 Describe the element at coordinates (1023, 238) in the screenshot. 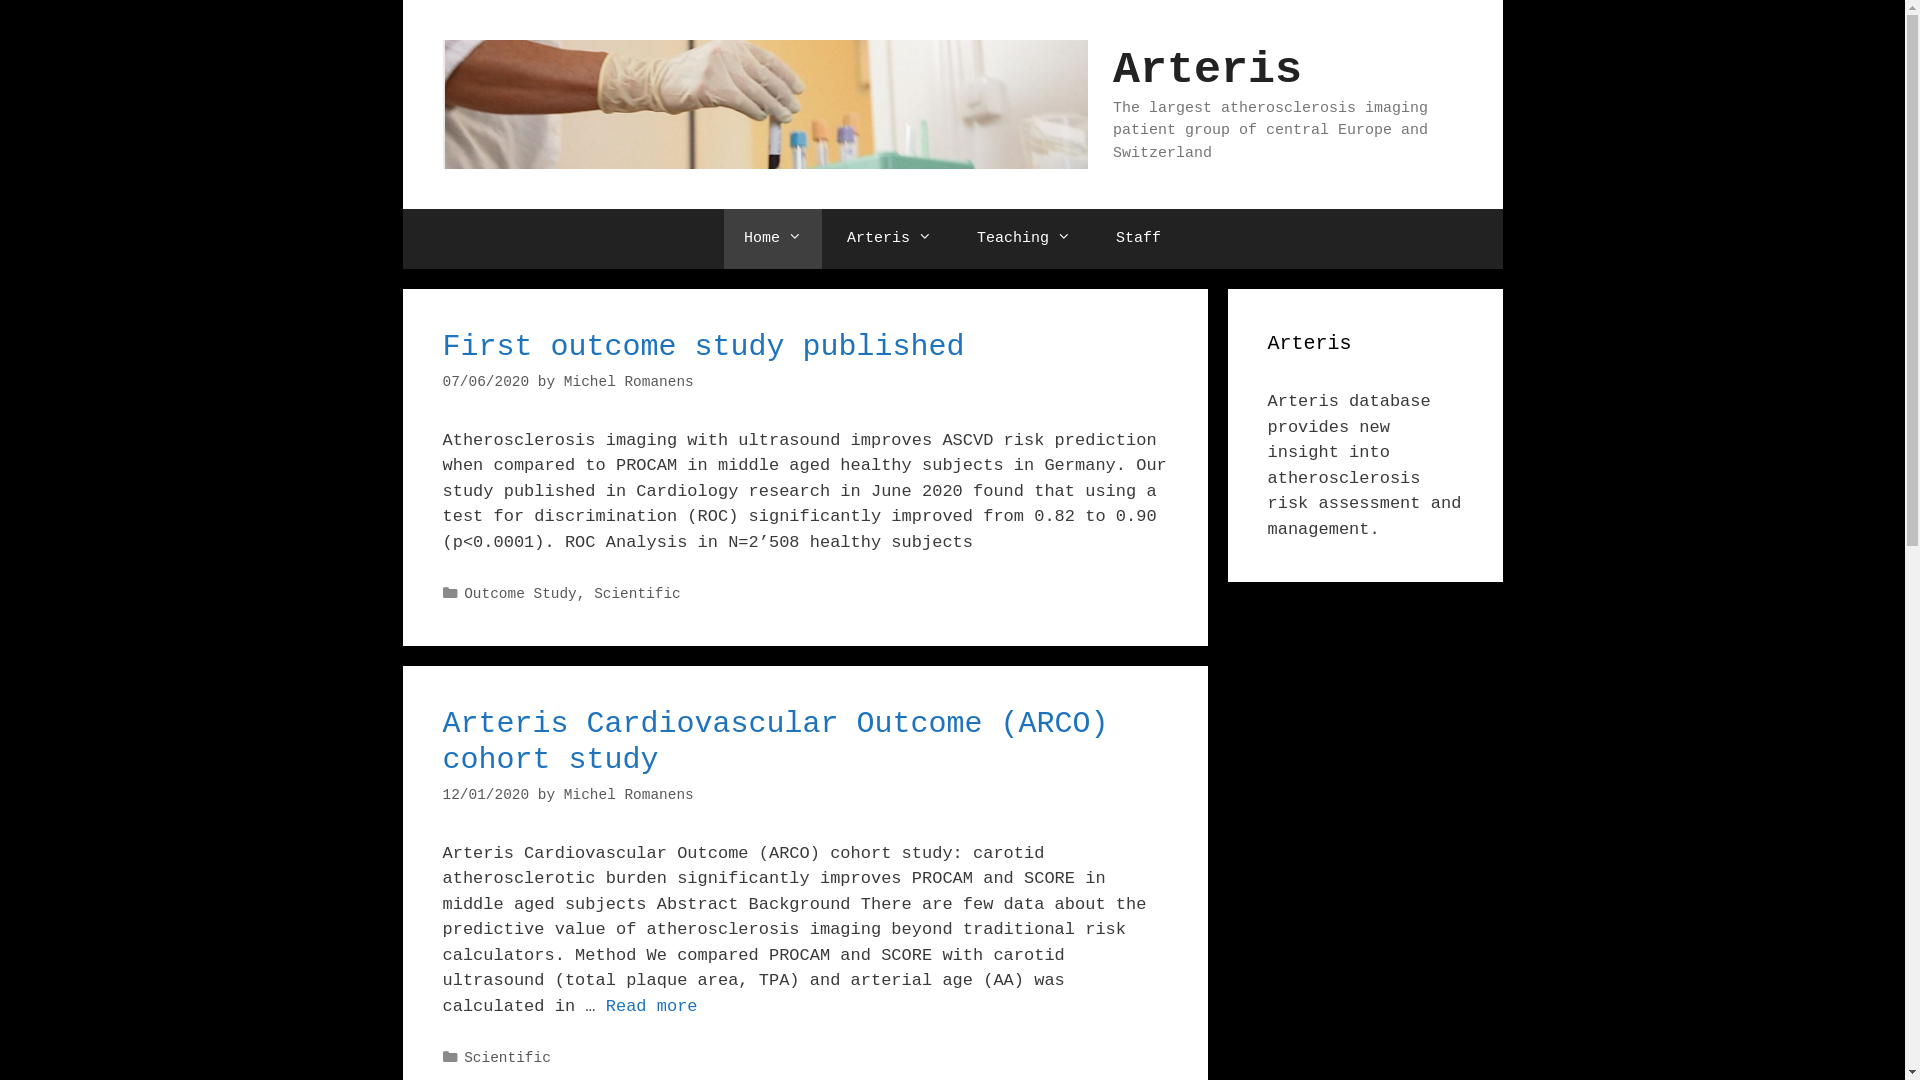

I see `'Teaching'` at that location.